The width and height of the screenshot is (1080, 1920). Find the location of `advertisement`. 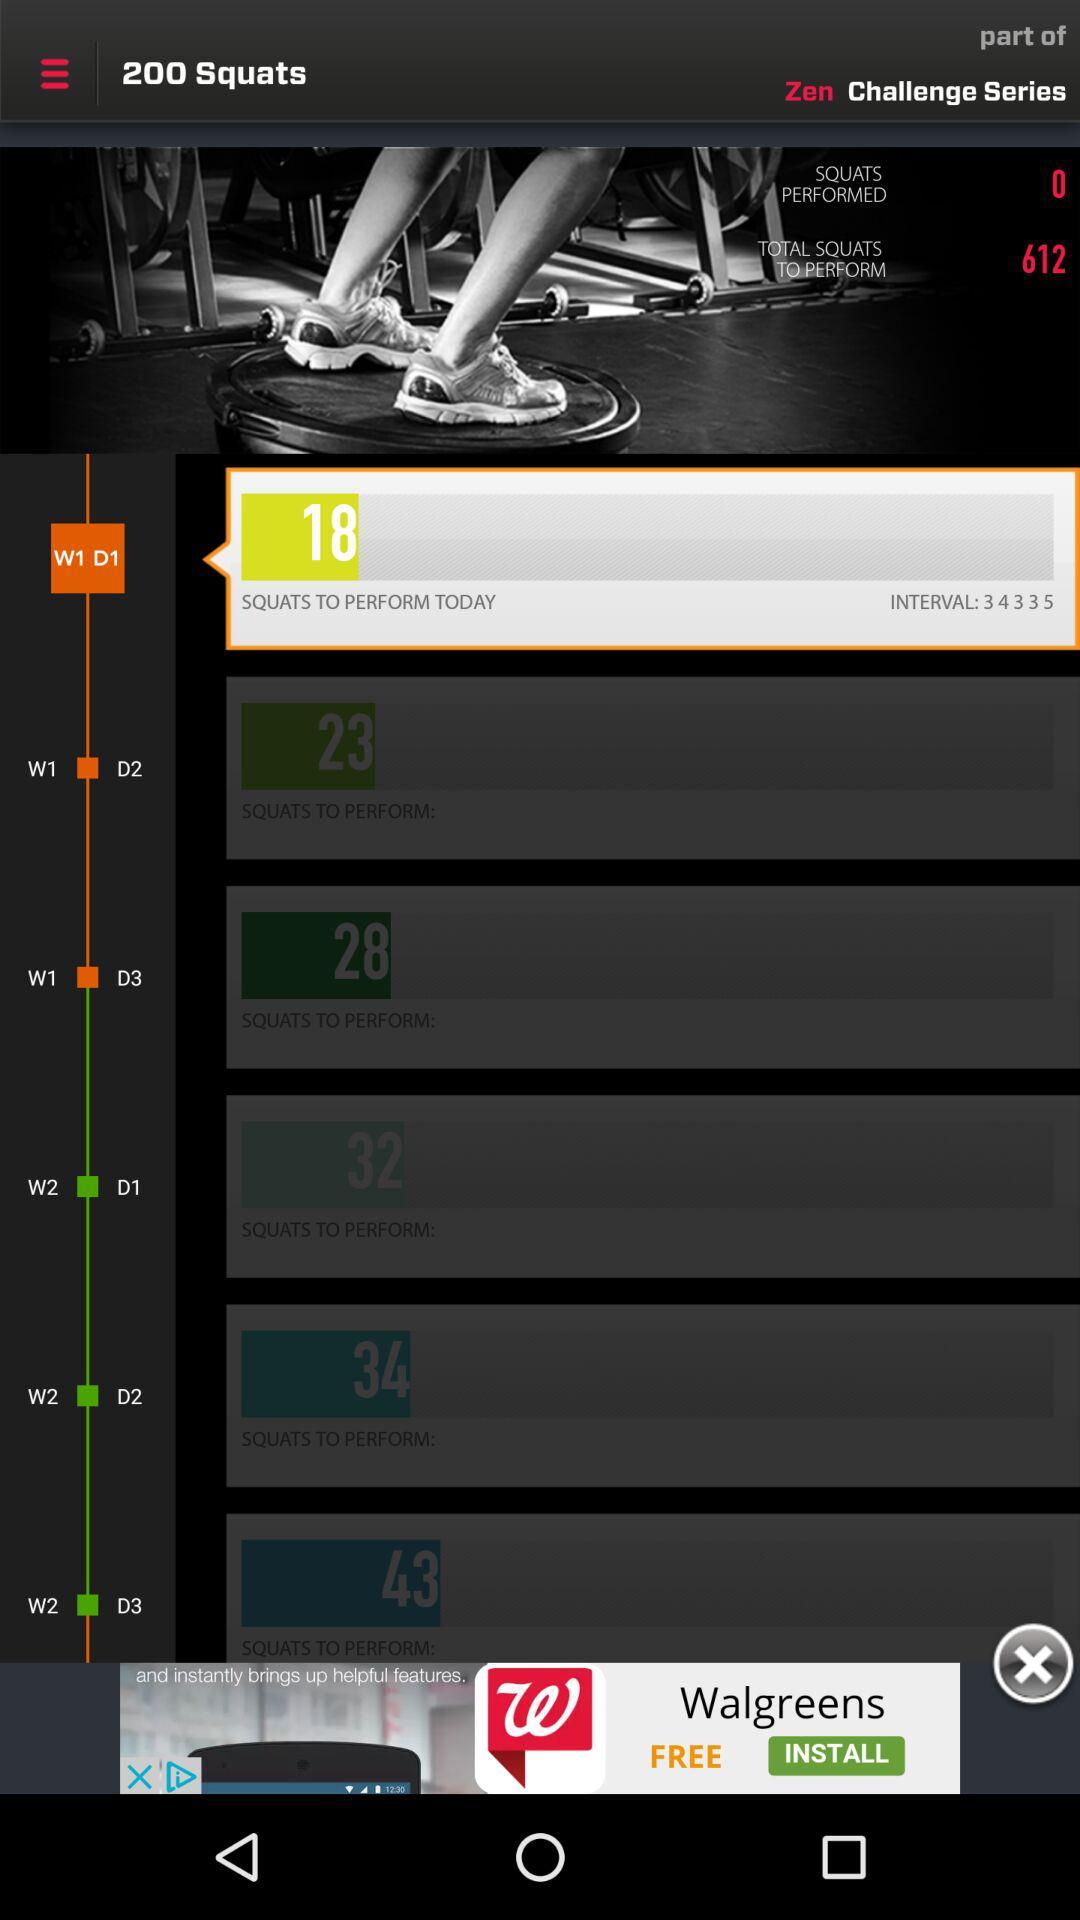

advertisement is located at coordinates (1032, 1667).